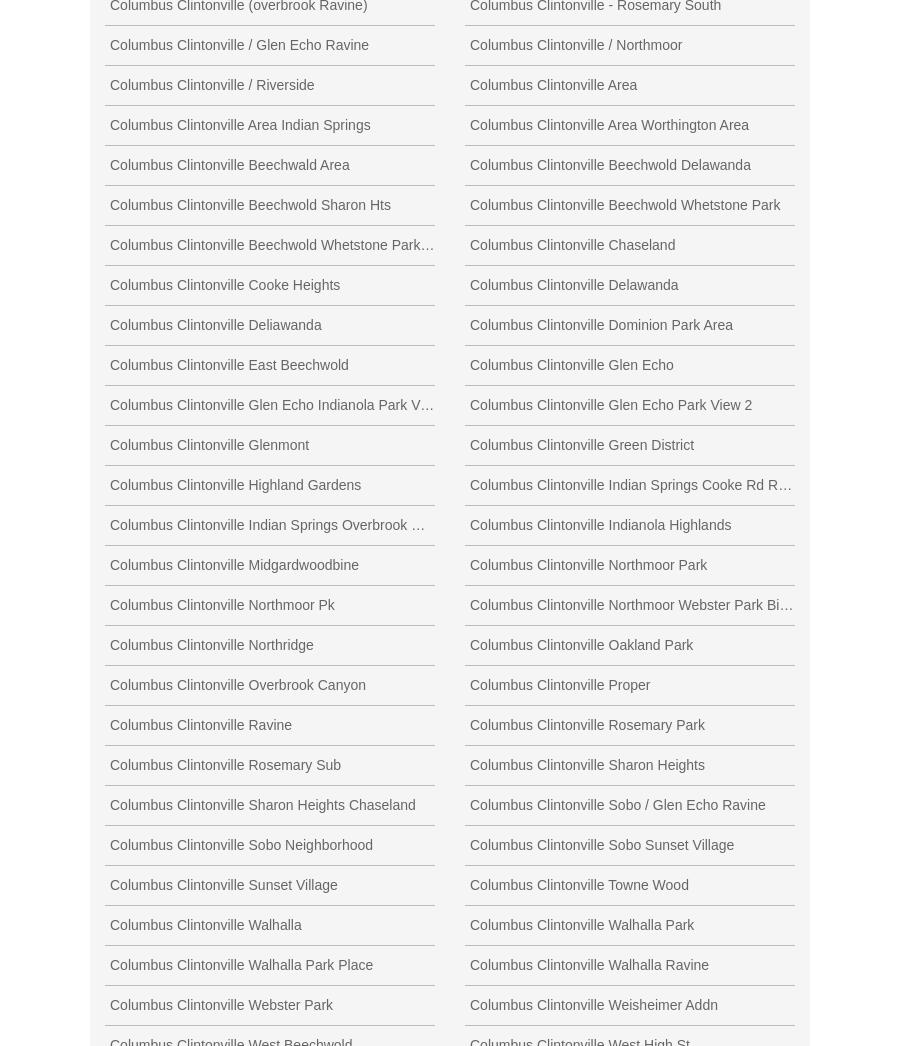  What do you see at coordinates (280, 523) in the screenshot?
I see `'Columbus Clintonville Indian Springs Overbrook Ravine'` at bounding box center [280, 523].